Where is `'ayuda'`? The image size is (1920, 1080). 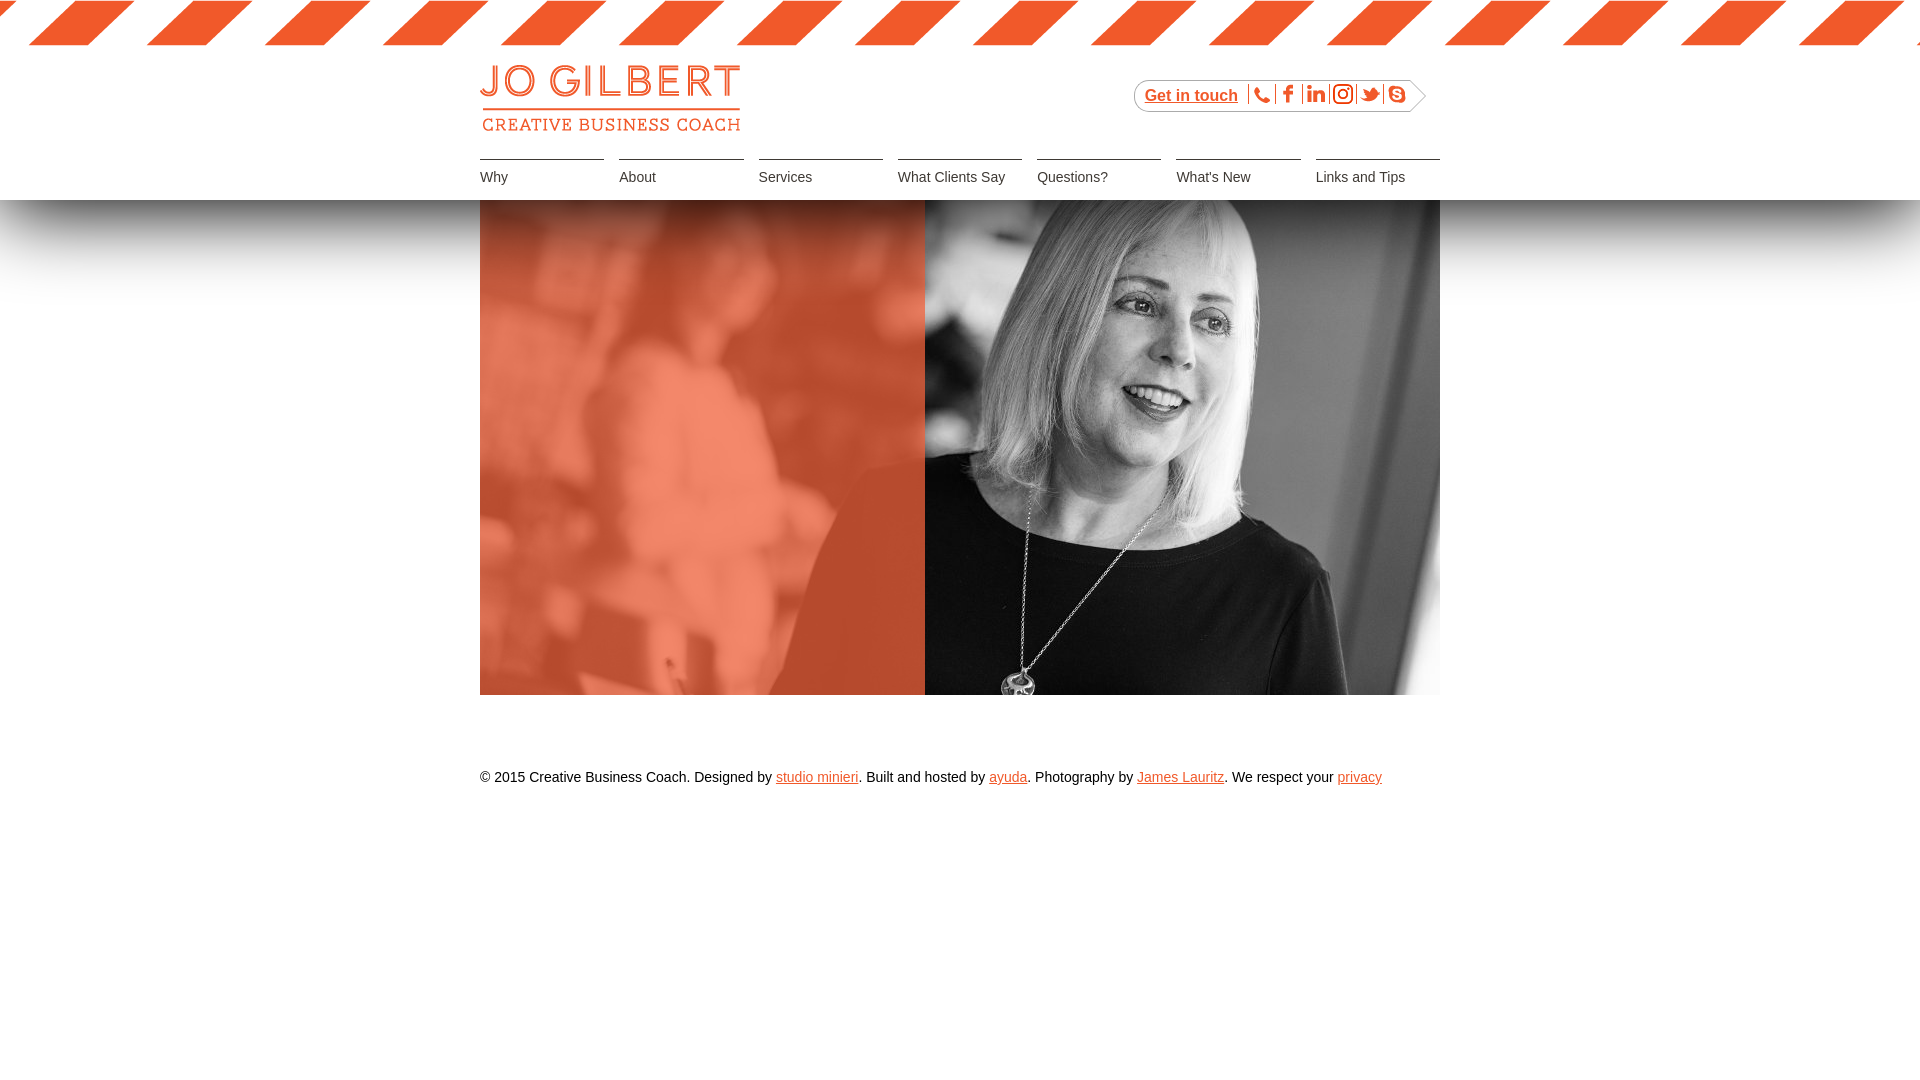
'ayuda' is located at coordinates (1008, 775).